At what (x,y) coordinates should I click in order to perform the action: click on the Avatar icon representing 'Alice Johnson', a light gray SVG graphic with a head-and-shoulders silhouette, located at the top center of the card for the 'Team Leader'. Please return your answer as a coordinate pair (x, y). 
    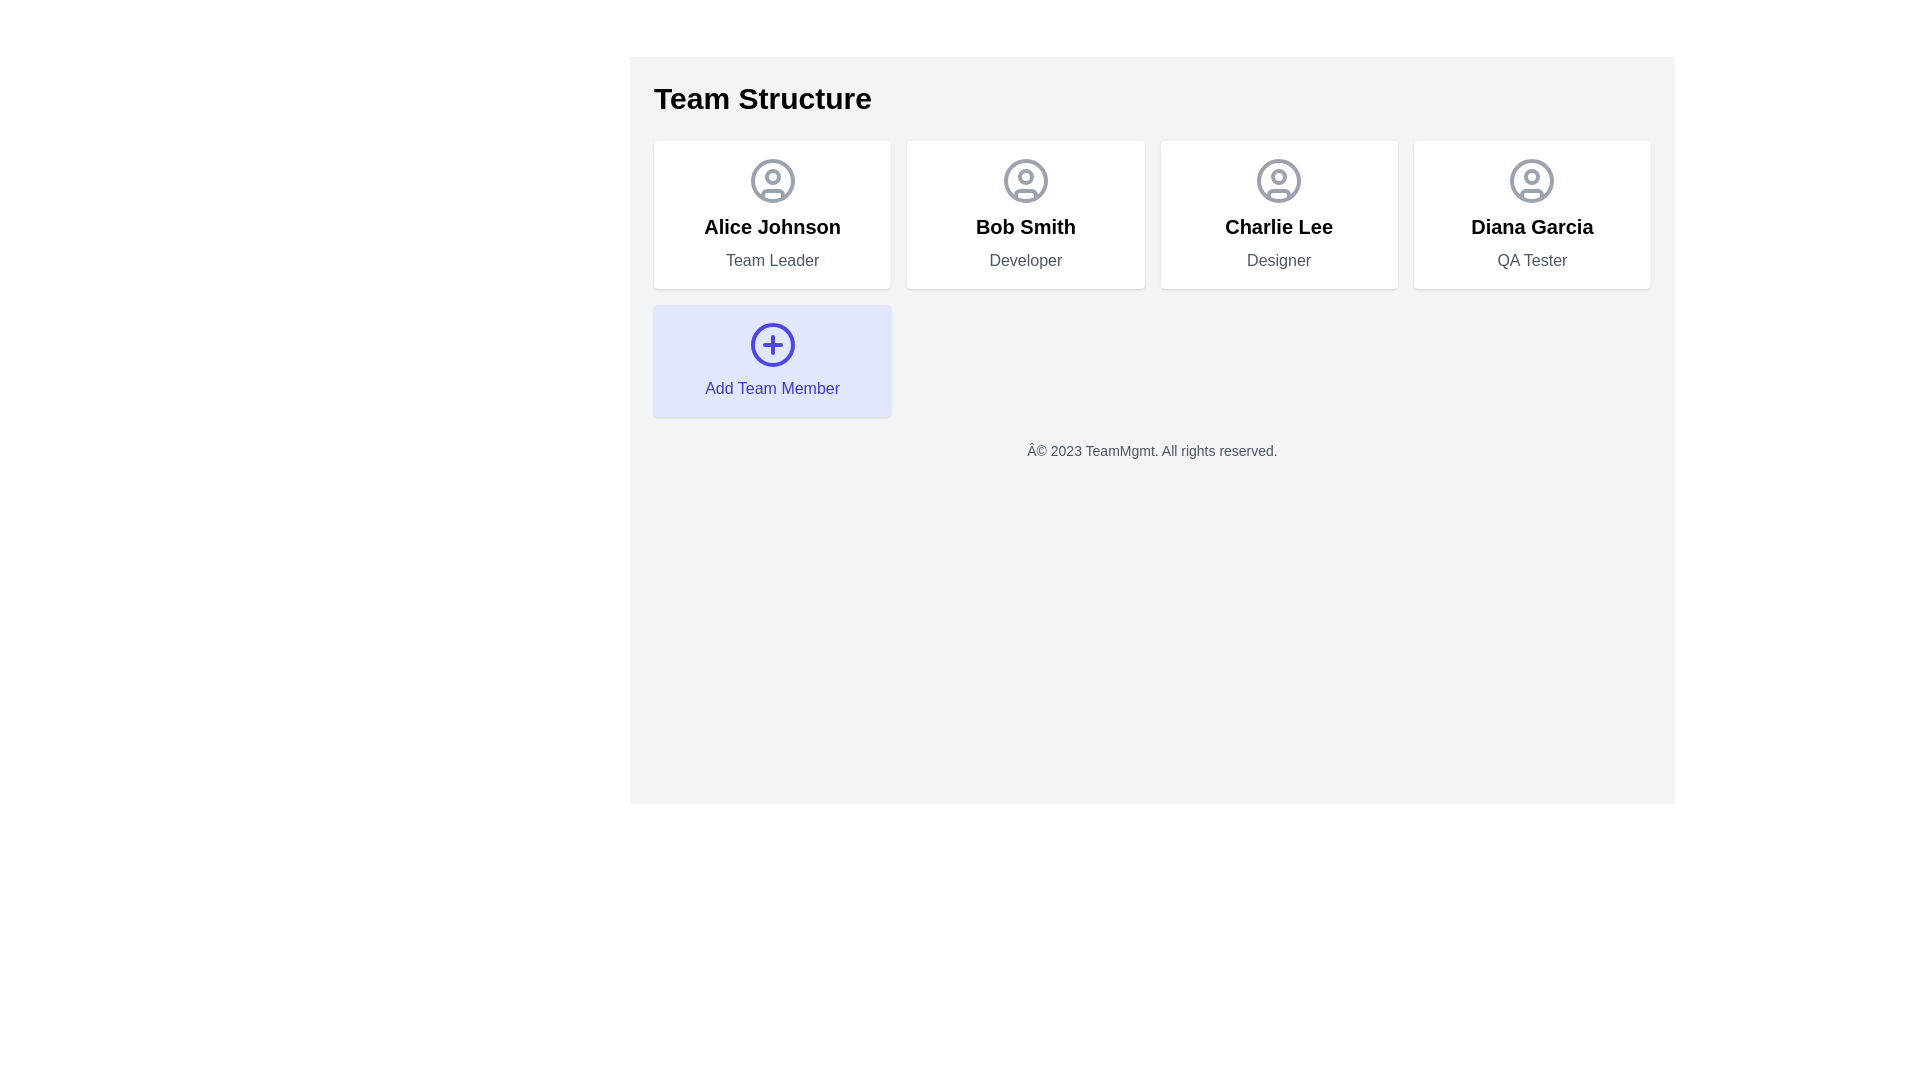
    Looking at the image, I should click on (771, 181).